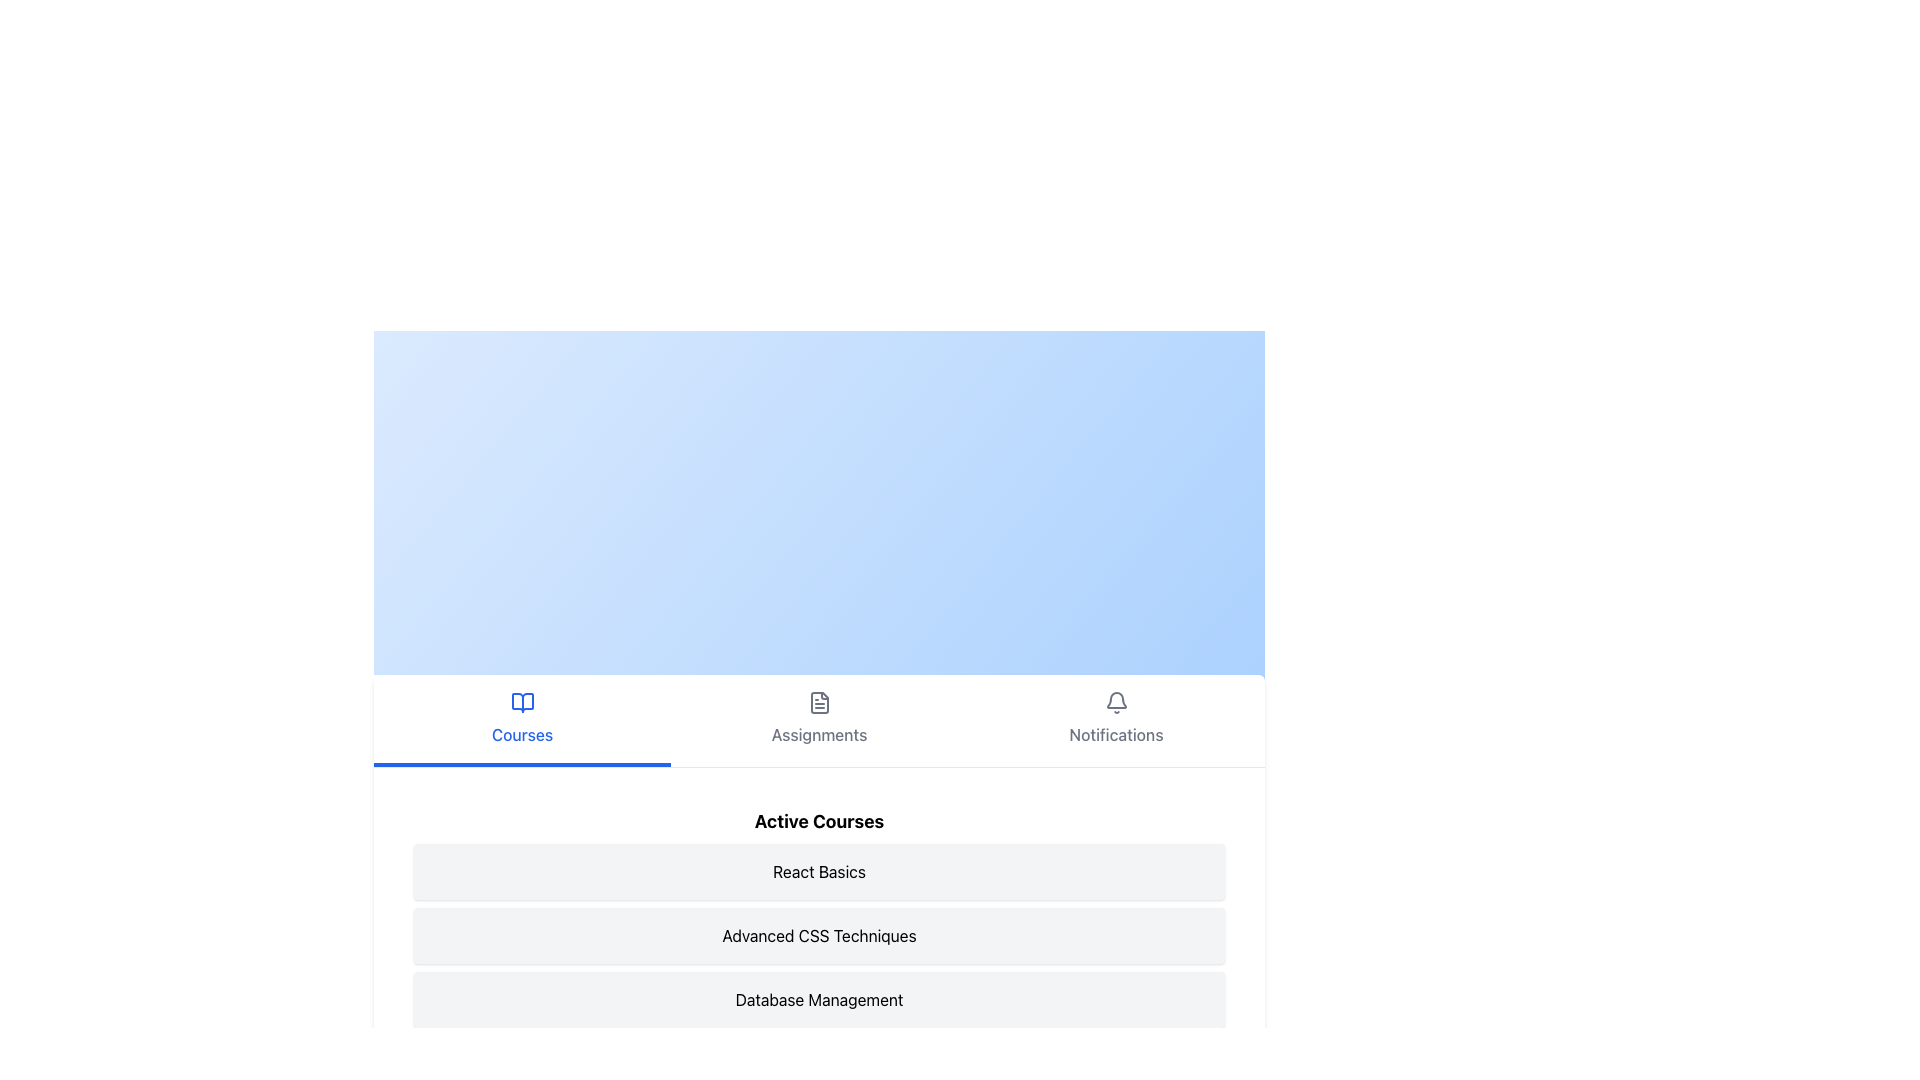  I want to click on the Clickable navigation button labeled 'Notifications' featuring a bell icon, so click(1115, 717).